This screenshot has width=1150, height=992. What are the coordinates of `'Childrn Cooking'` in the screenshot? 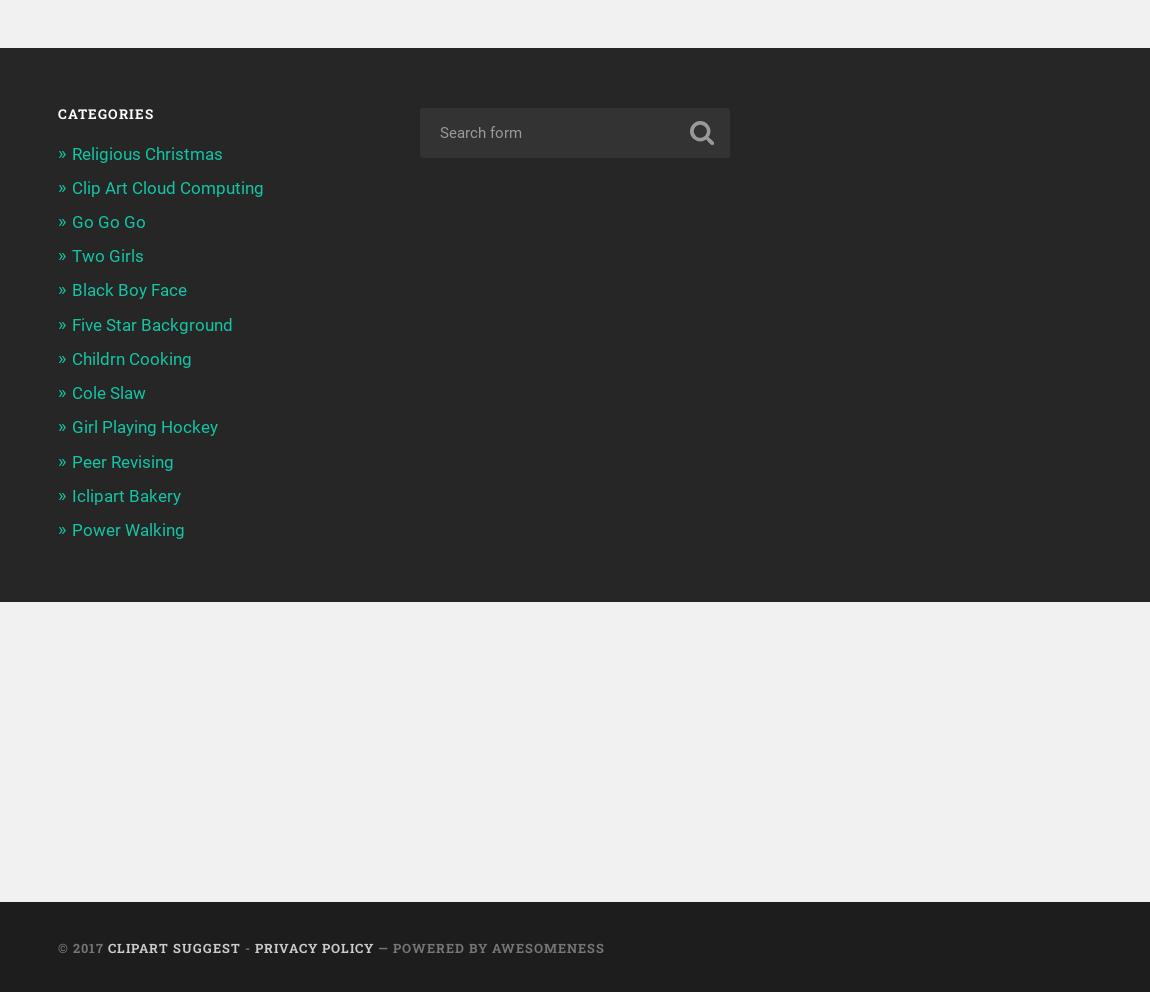 It's located at (129, 357).